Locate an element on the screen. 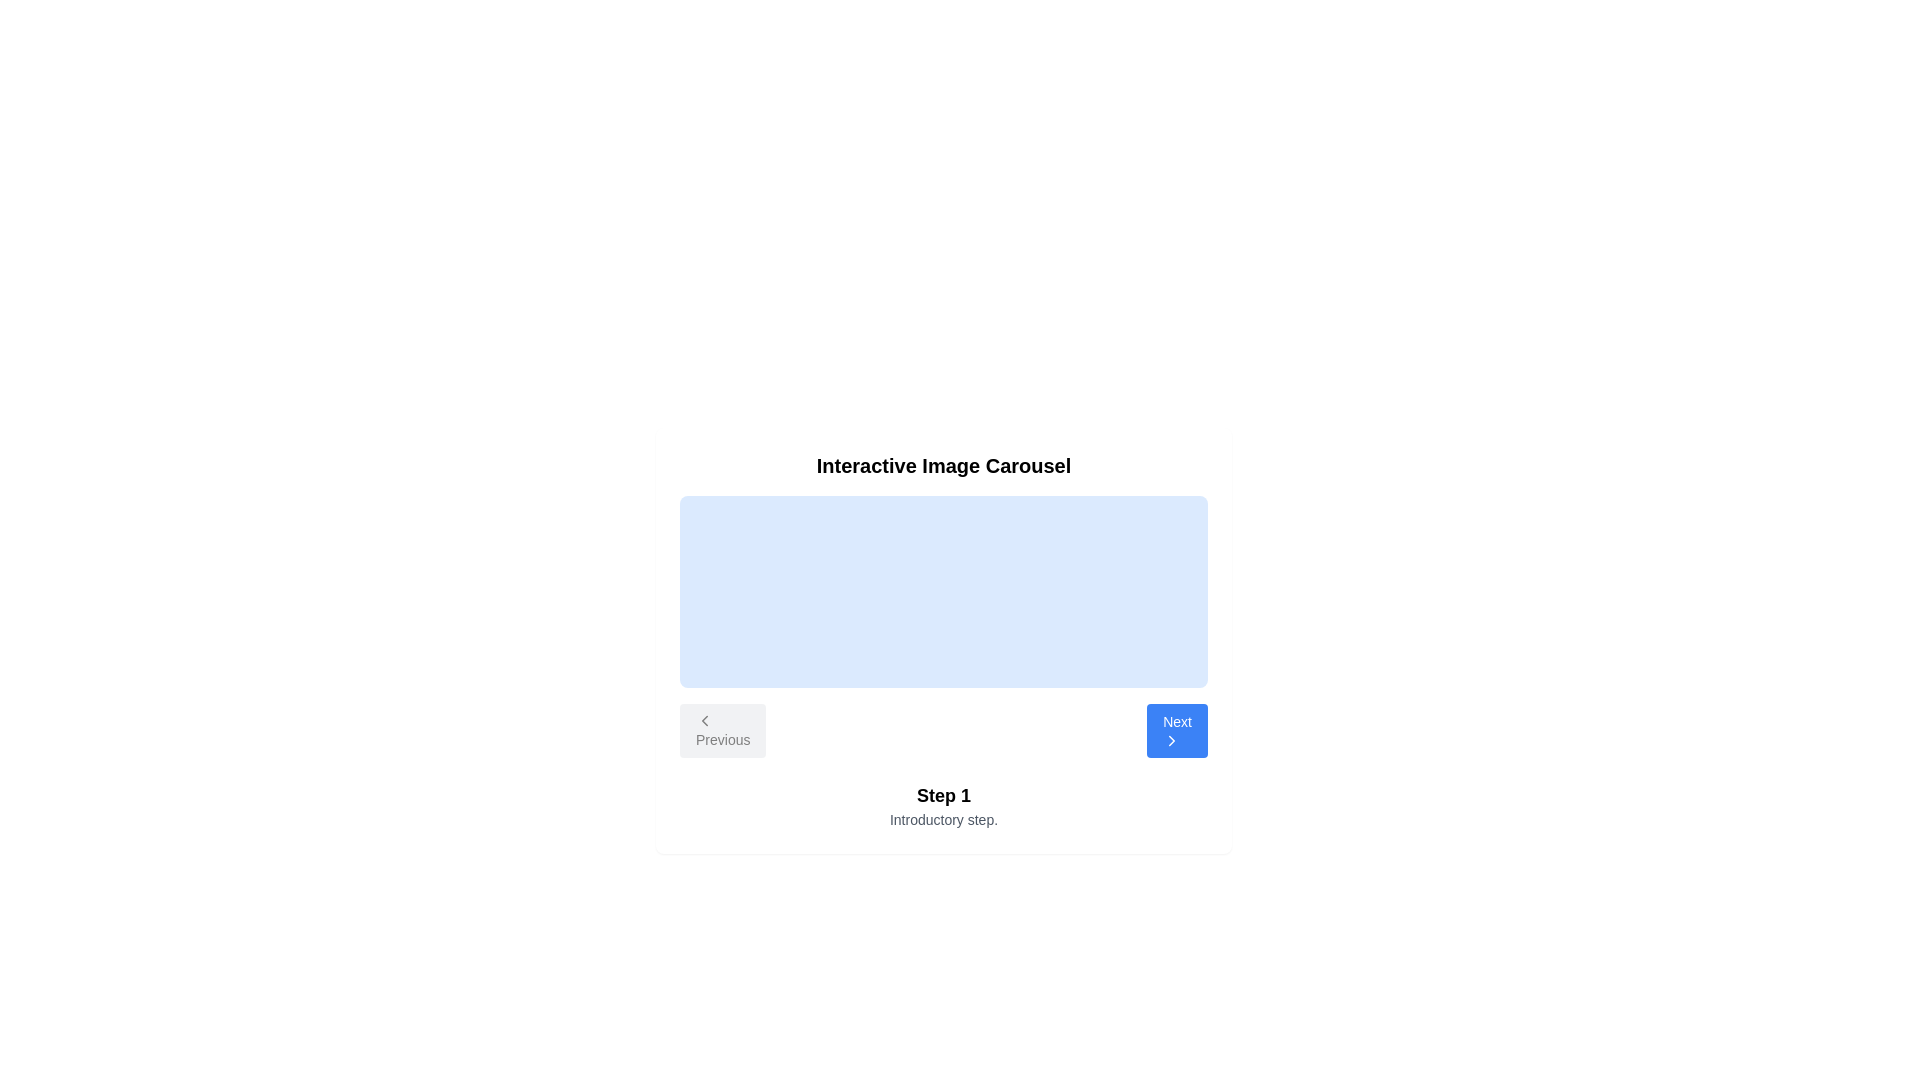 This screenshot has width=1920, height=1080. the navigational icon next to the 'Next' button, which indicates forward progression in the sequence is located at coordinates (1172, 740).